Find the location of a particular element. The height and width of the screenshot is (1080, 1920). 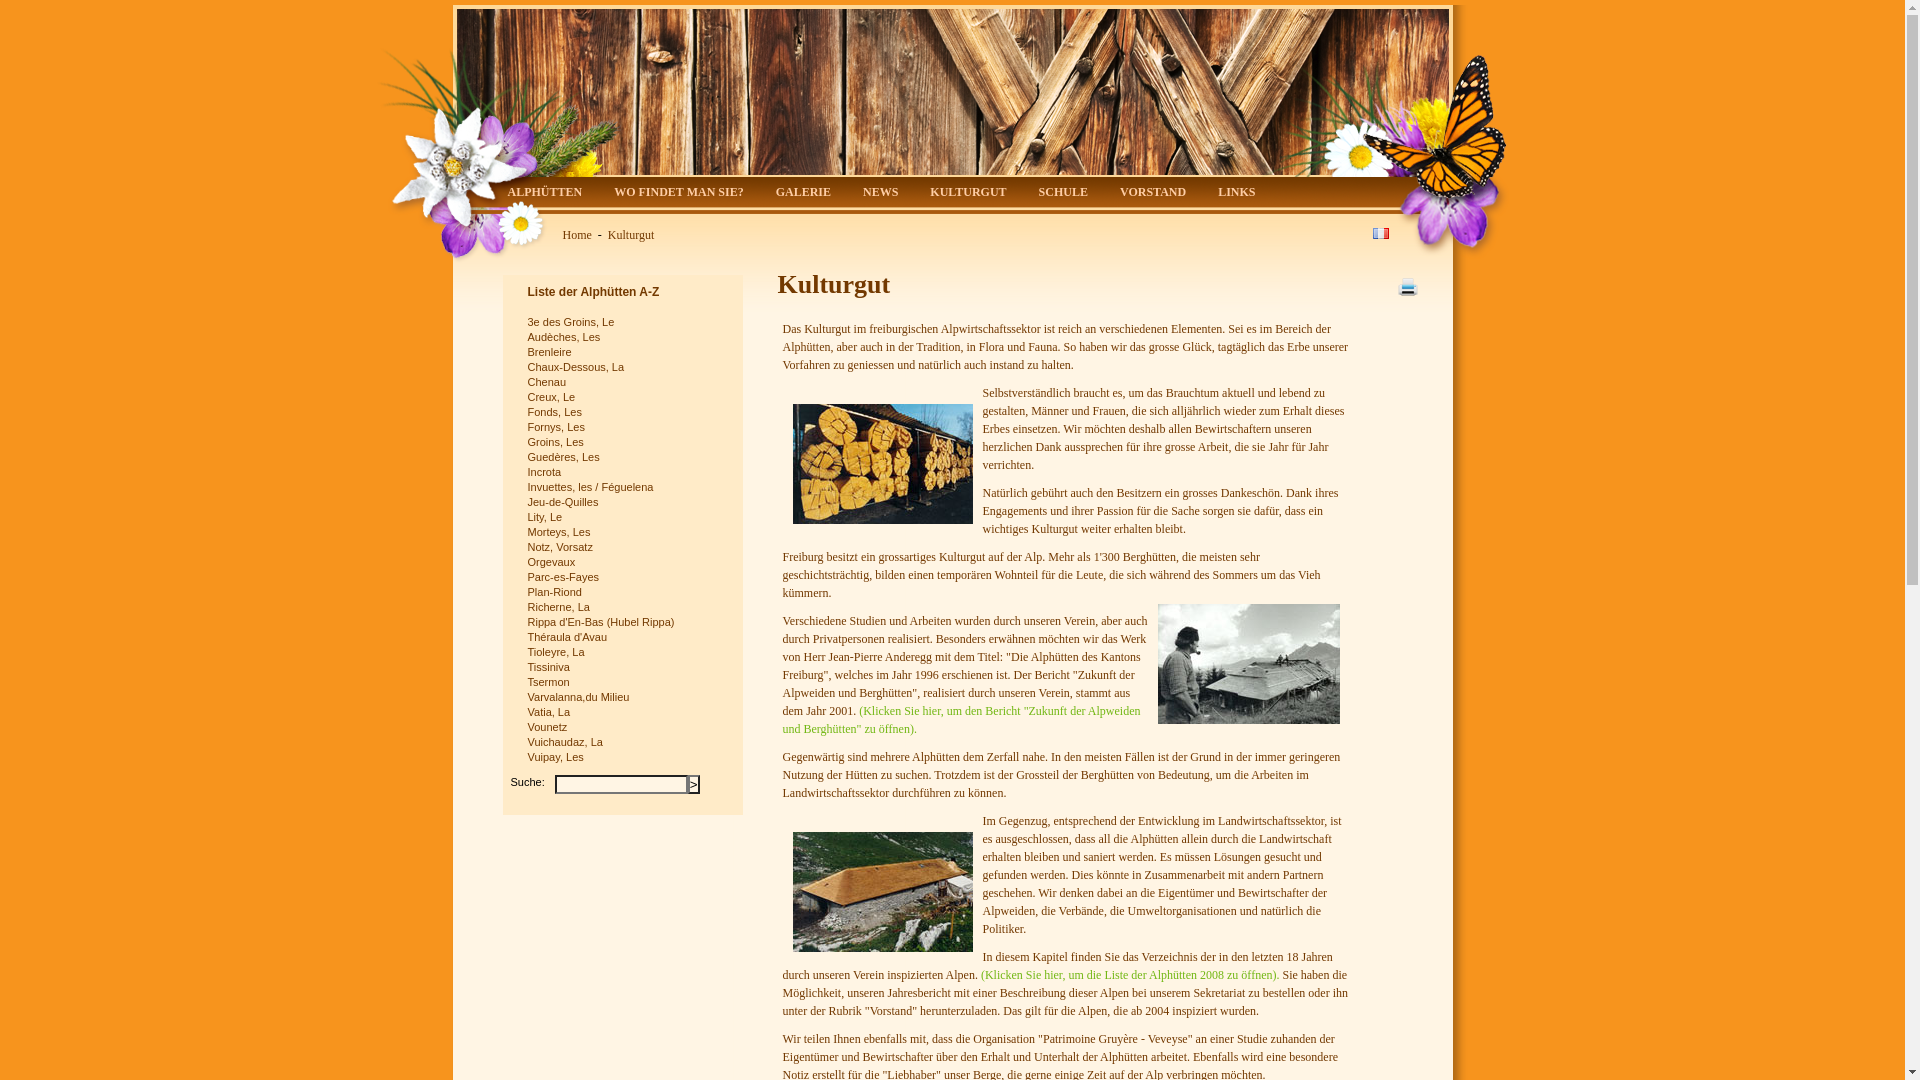

'Tsermon' is located at coordinates (624, 681).